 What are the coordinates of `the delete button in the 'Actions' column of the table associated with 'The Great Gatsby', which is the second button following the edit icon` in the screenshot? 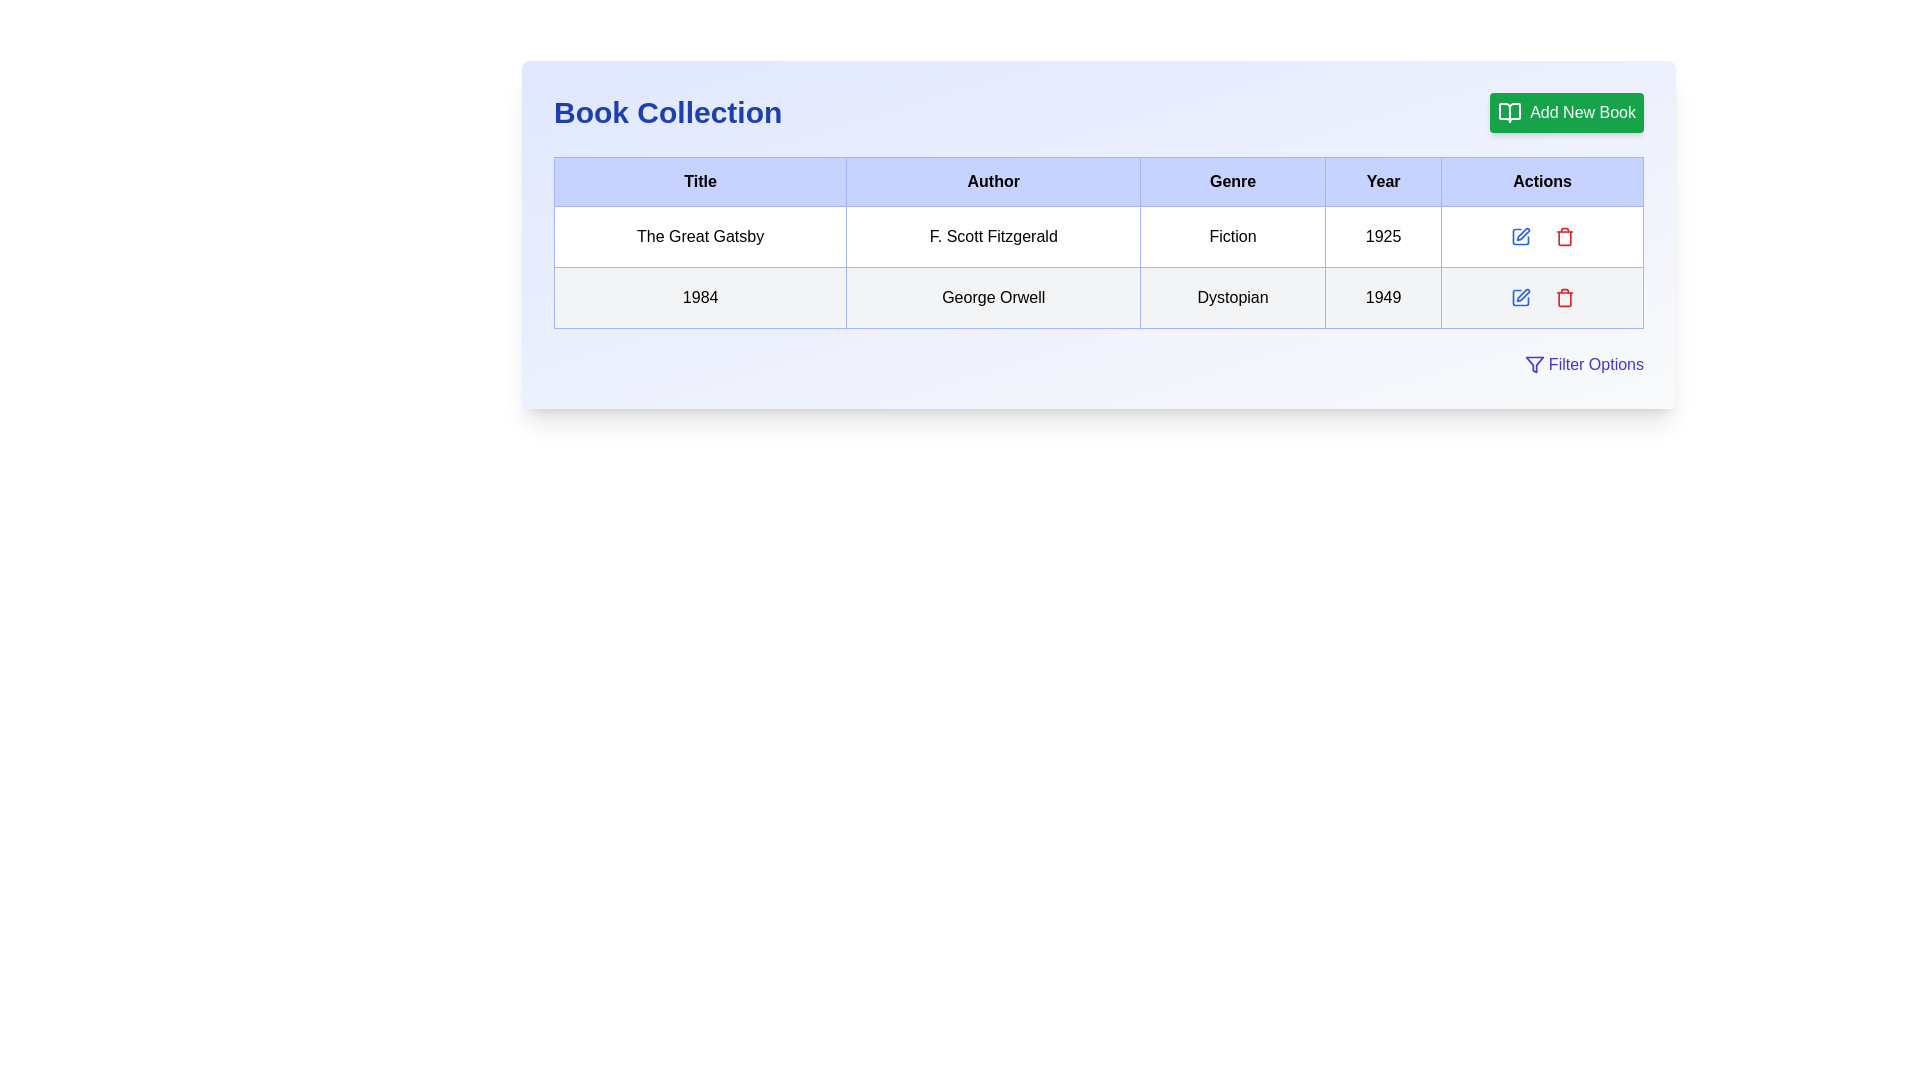 It's located at (1563, 235).